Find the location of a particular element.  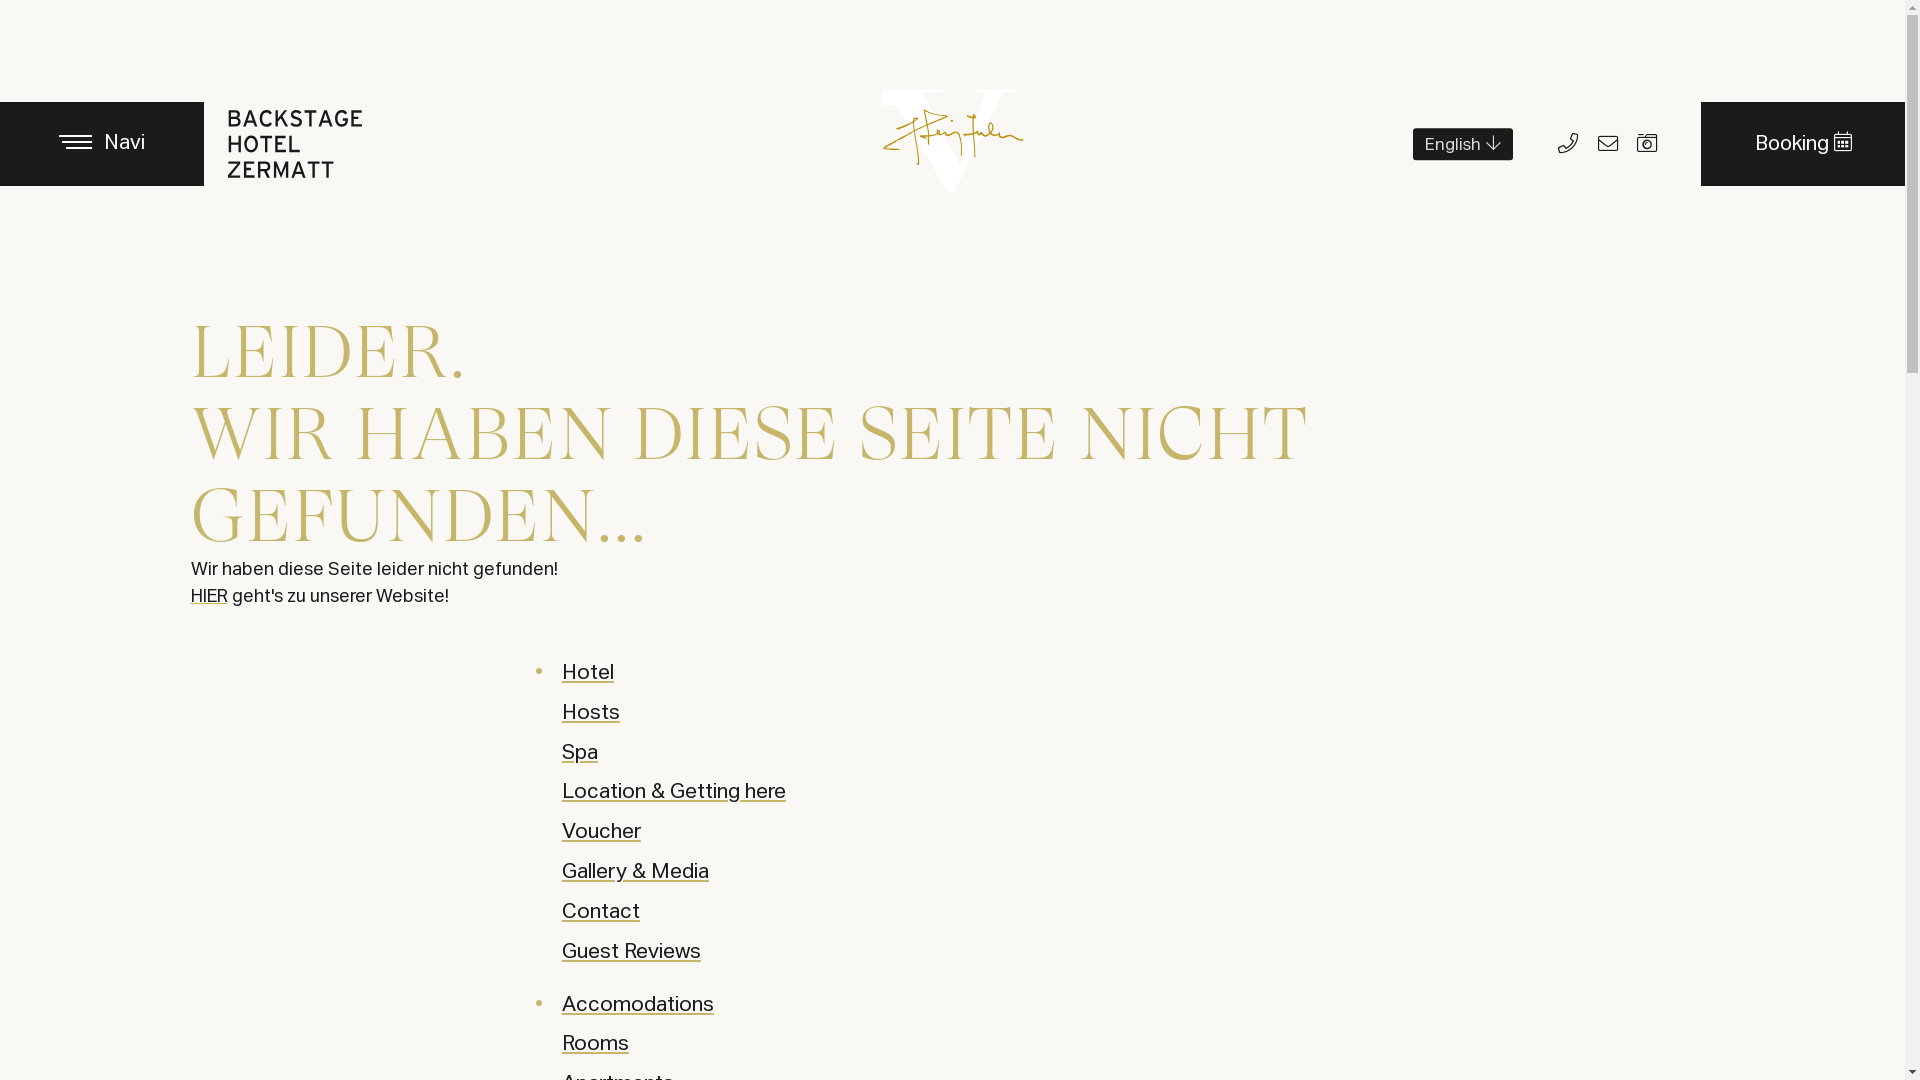

'Guest Reviews' is located at coordinates (630, 951).